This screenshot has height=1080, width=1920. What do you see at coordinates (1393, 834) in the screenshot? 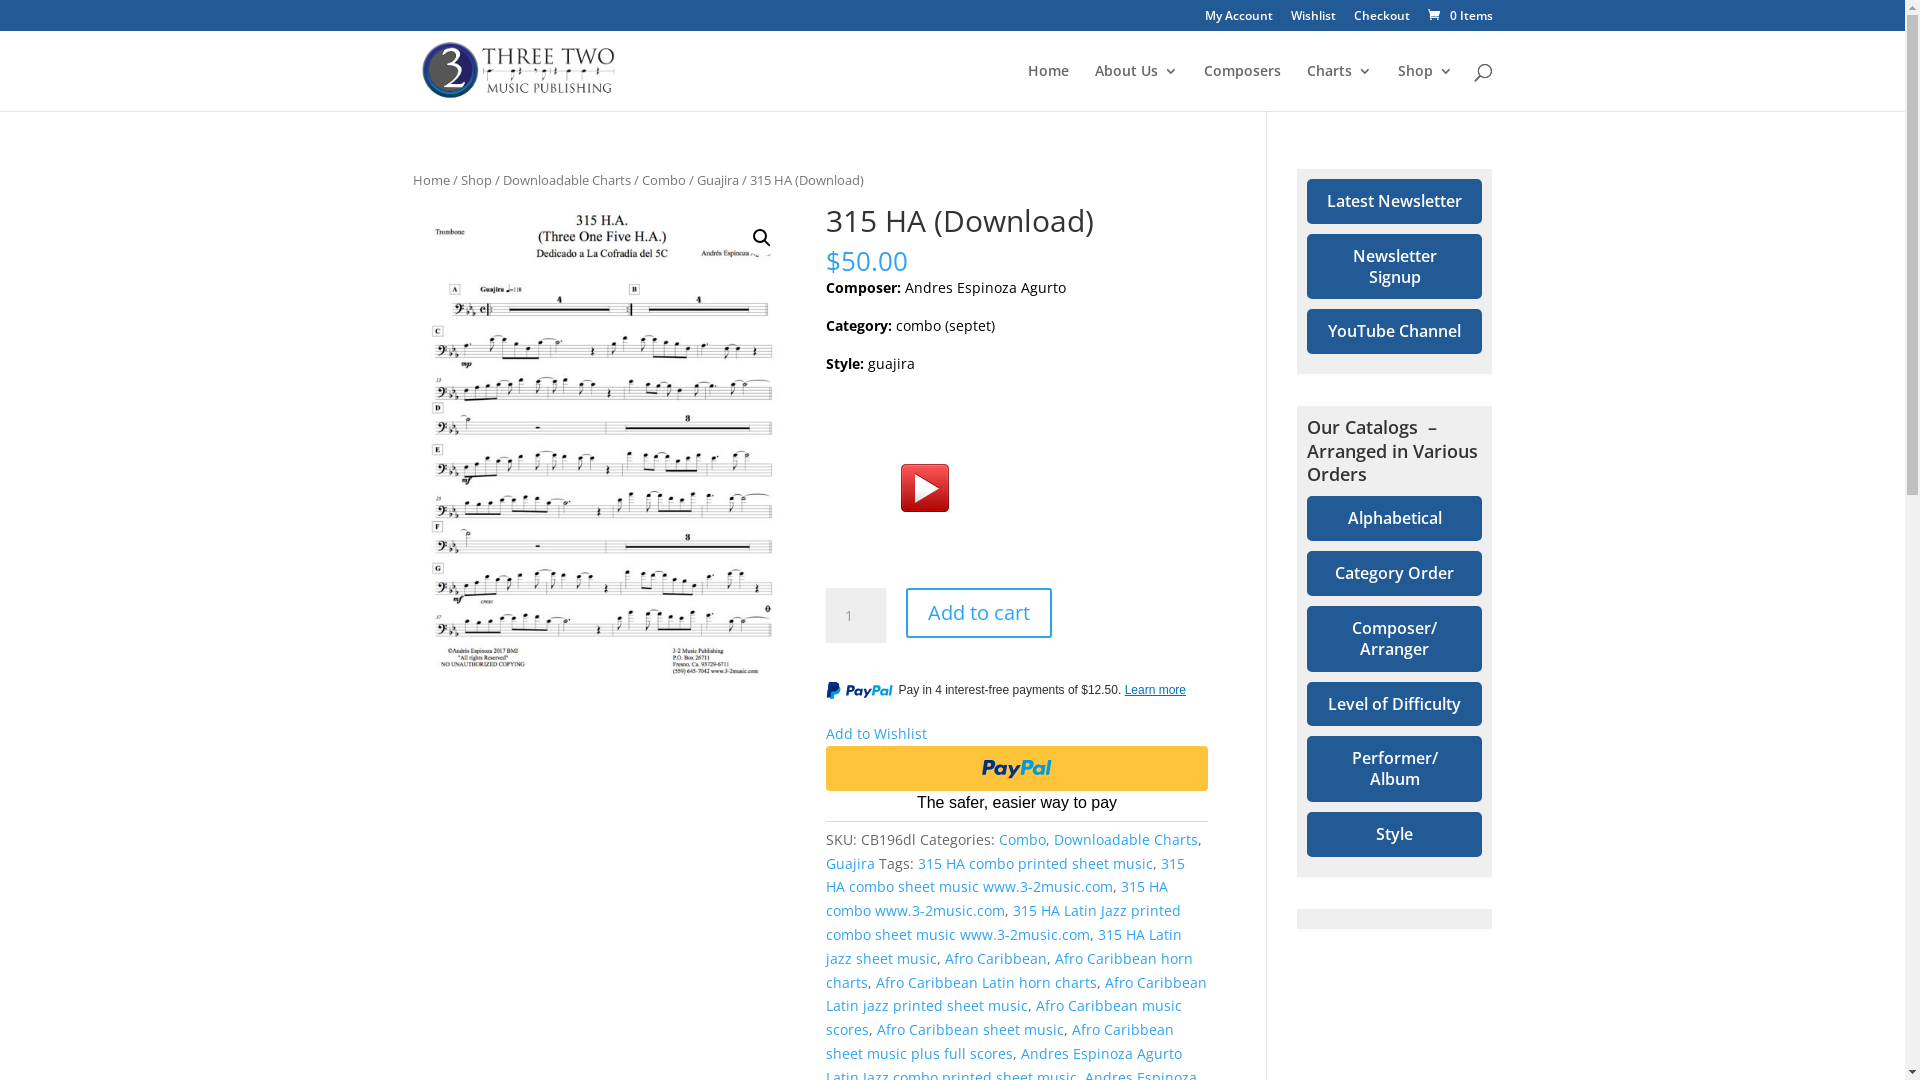
I see `'Style'` at bounding box center [1393, 834].